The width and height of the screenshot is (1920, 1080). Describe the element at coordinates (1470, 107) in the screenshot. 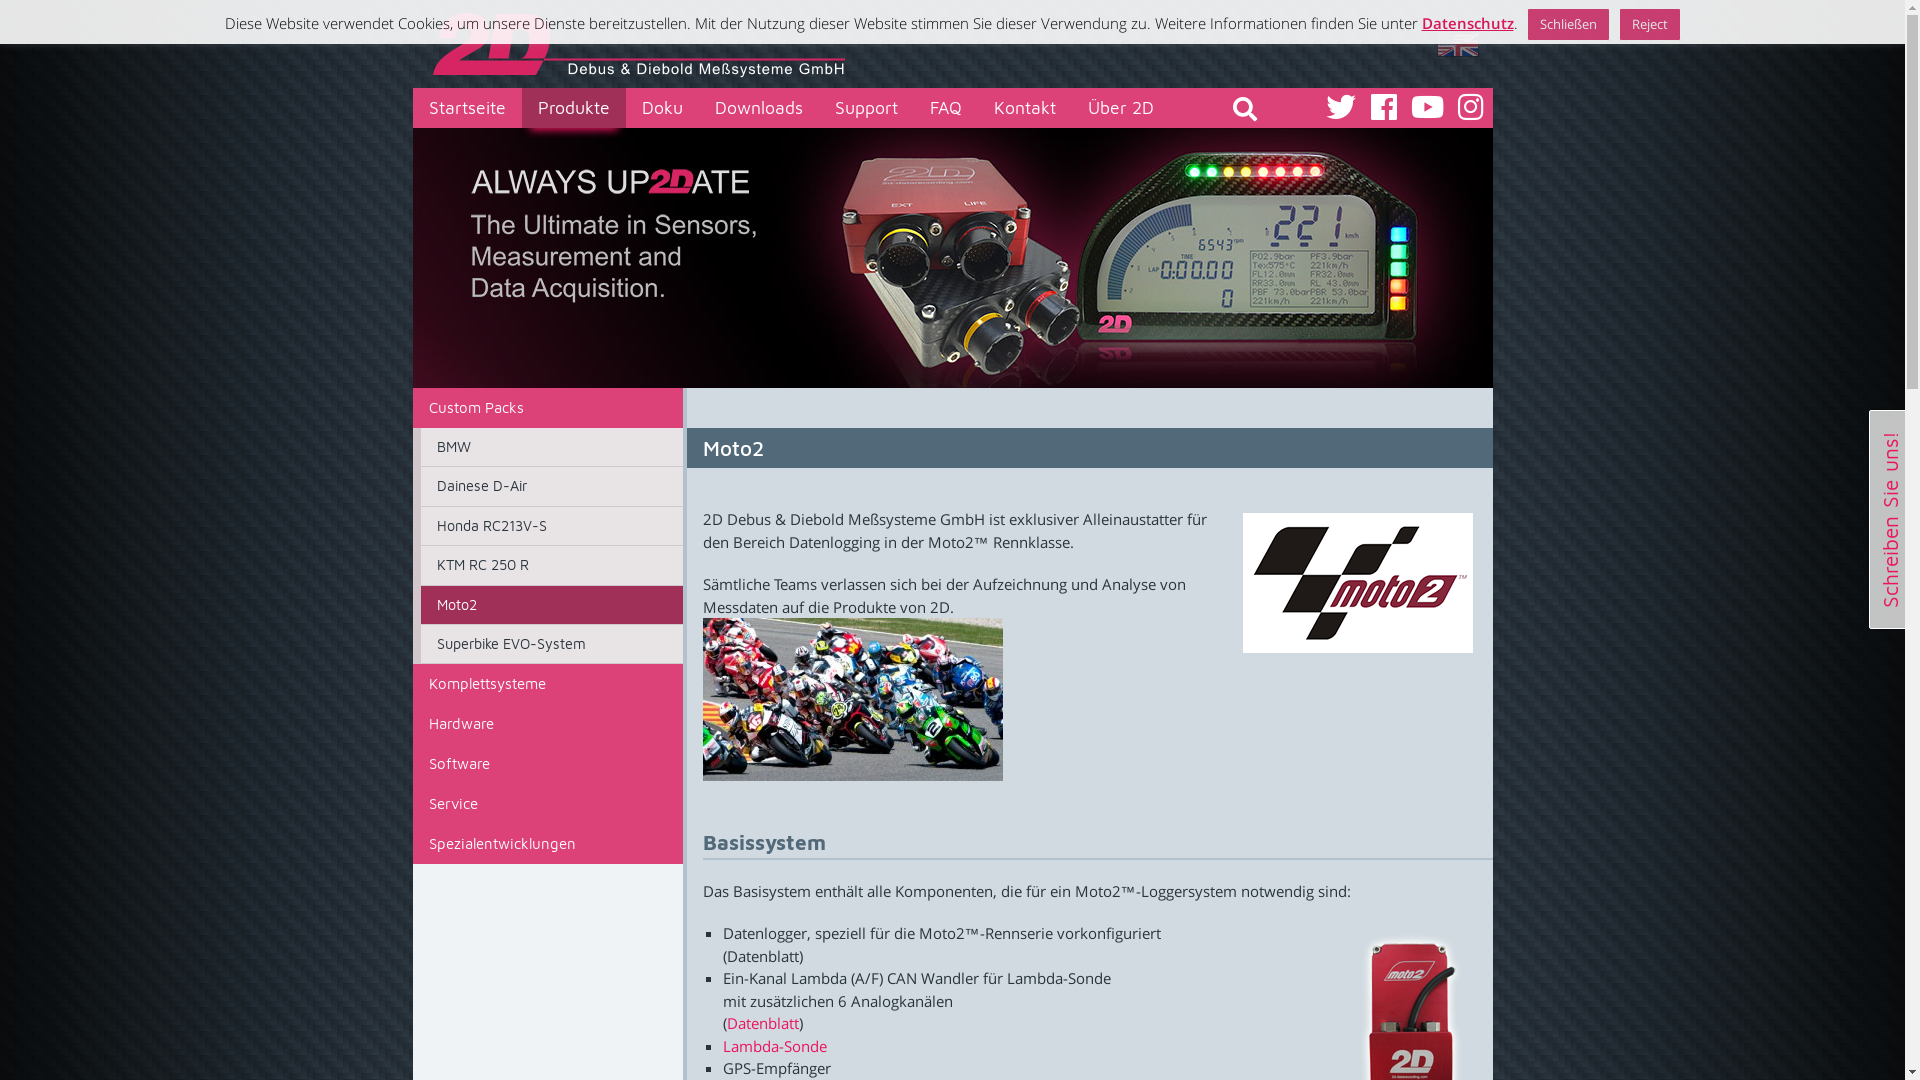

I see `'Sehen Sie uns auf Instagram'` at that location.